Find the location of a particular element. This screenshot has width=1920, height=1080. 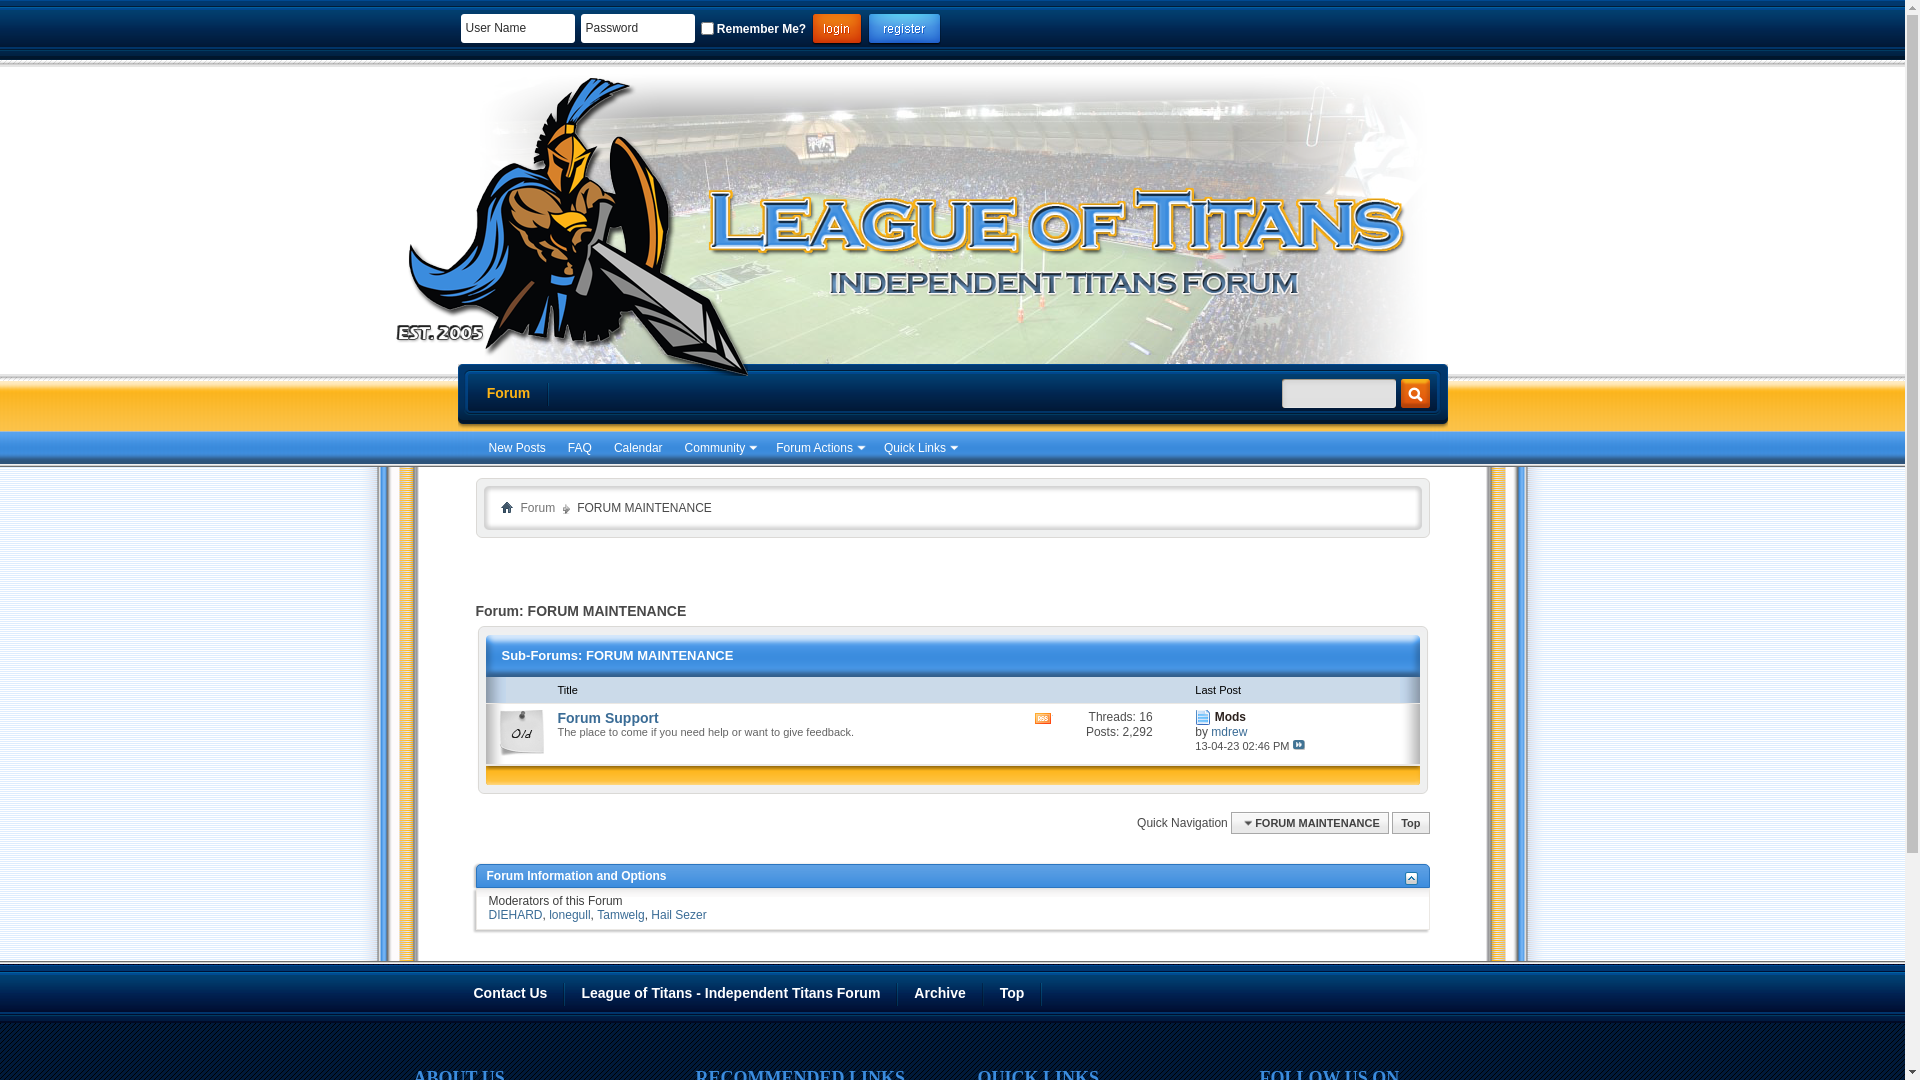

'DIEHARD' is located at coordinates (514, 914).